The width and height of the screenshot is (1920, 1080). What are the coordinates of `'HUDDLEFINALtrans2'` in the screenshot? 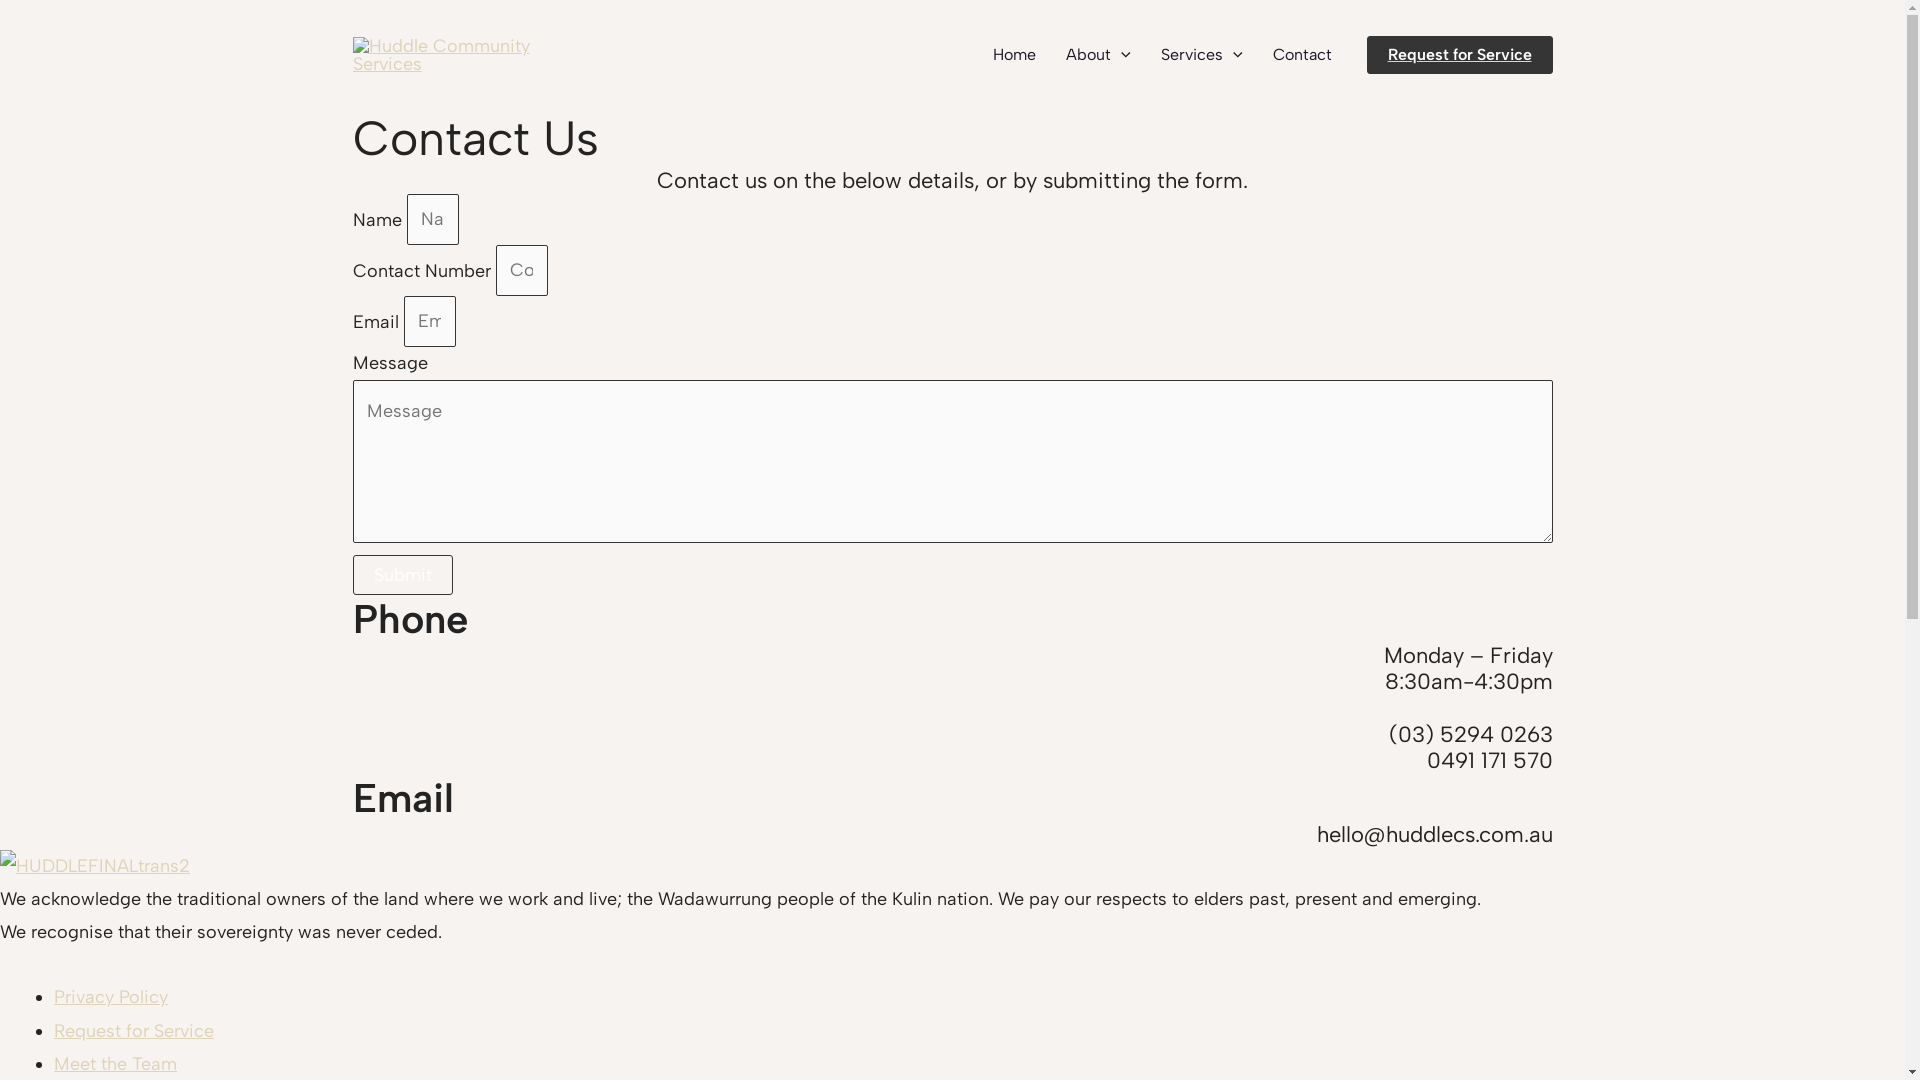 It's located at (94, 865).